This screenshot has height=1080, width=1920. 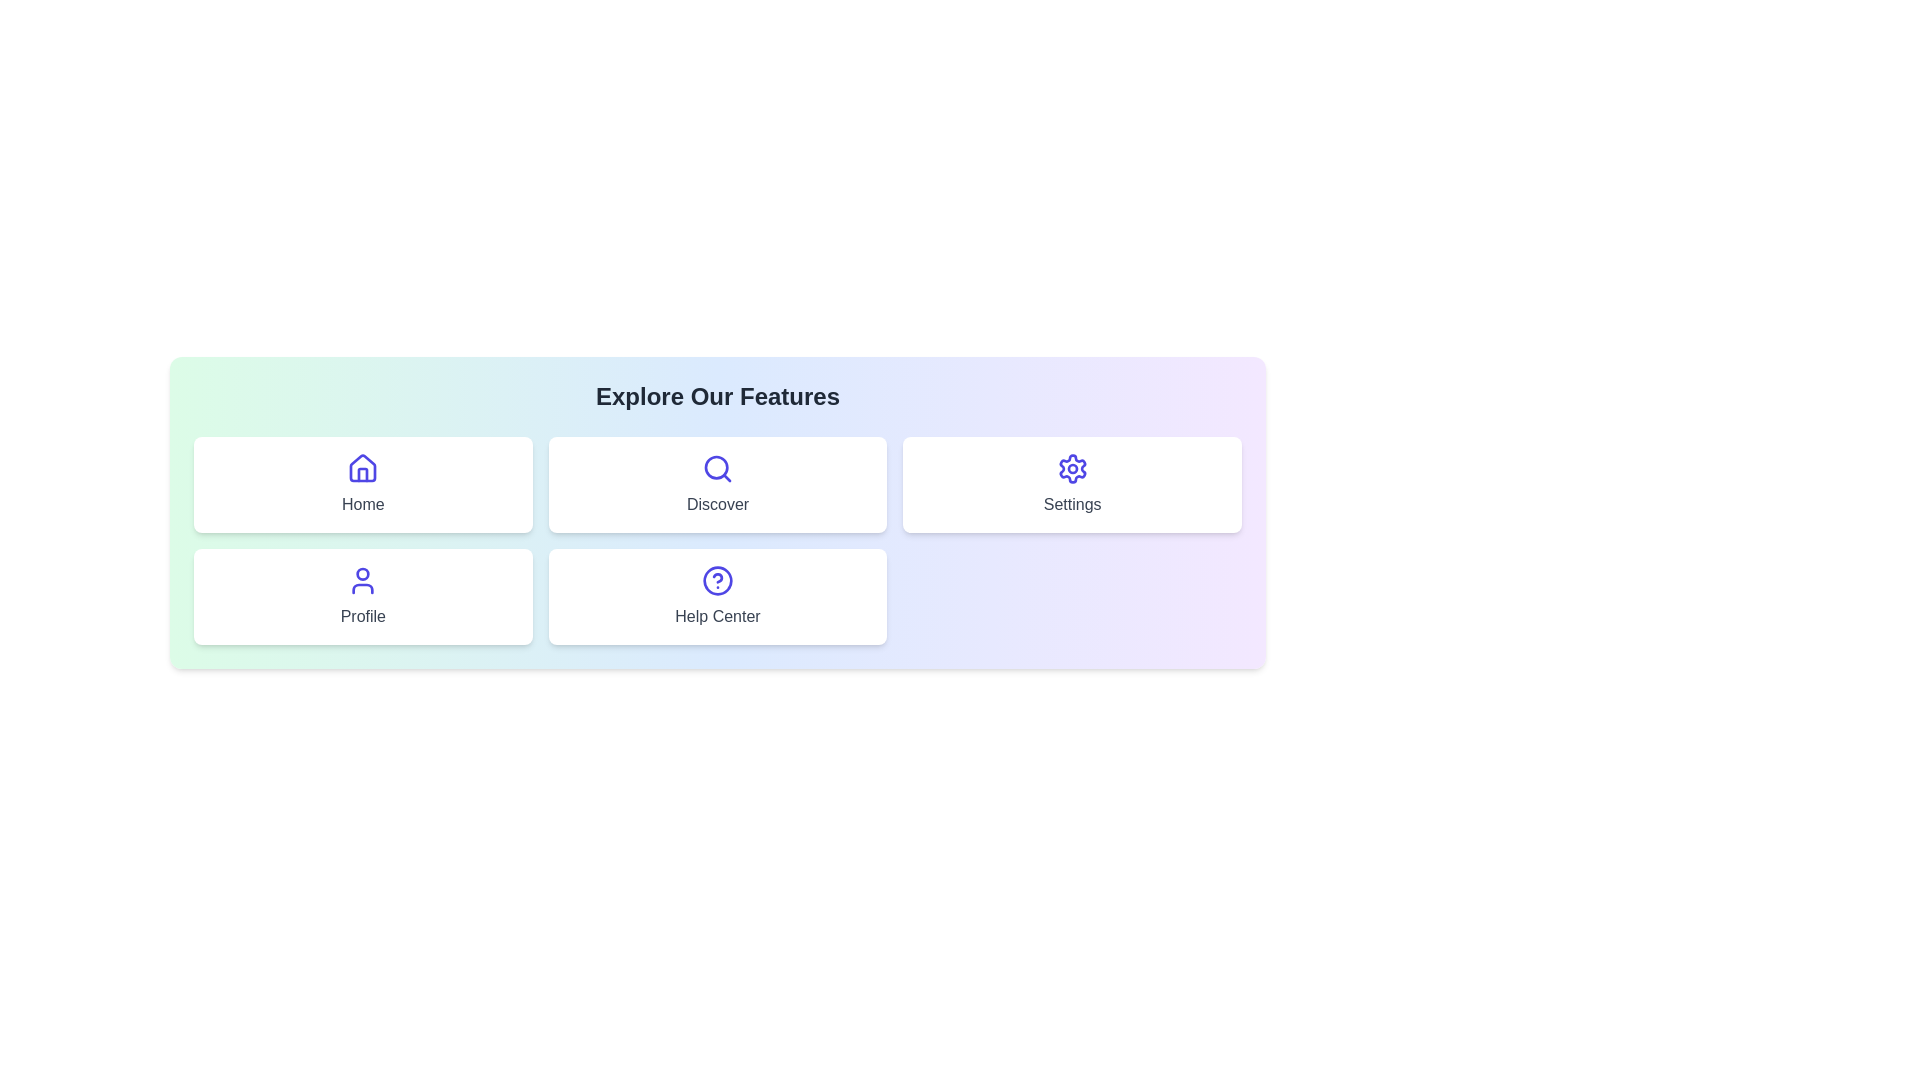 What do you see at coordinates (363, 469) in the screenshot?
I see `the indigo wireframe house icon located at the center of the 'Home' button in the top-left of the interactive button grid as a non-interactive visual` at bounding box center [363, 469].